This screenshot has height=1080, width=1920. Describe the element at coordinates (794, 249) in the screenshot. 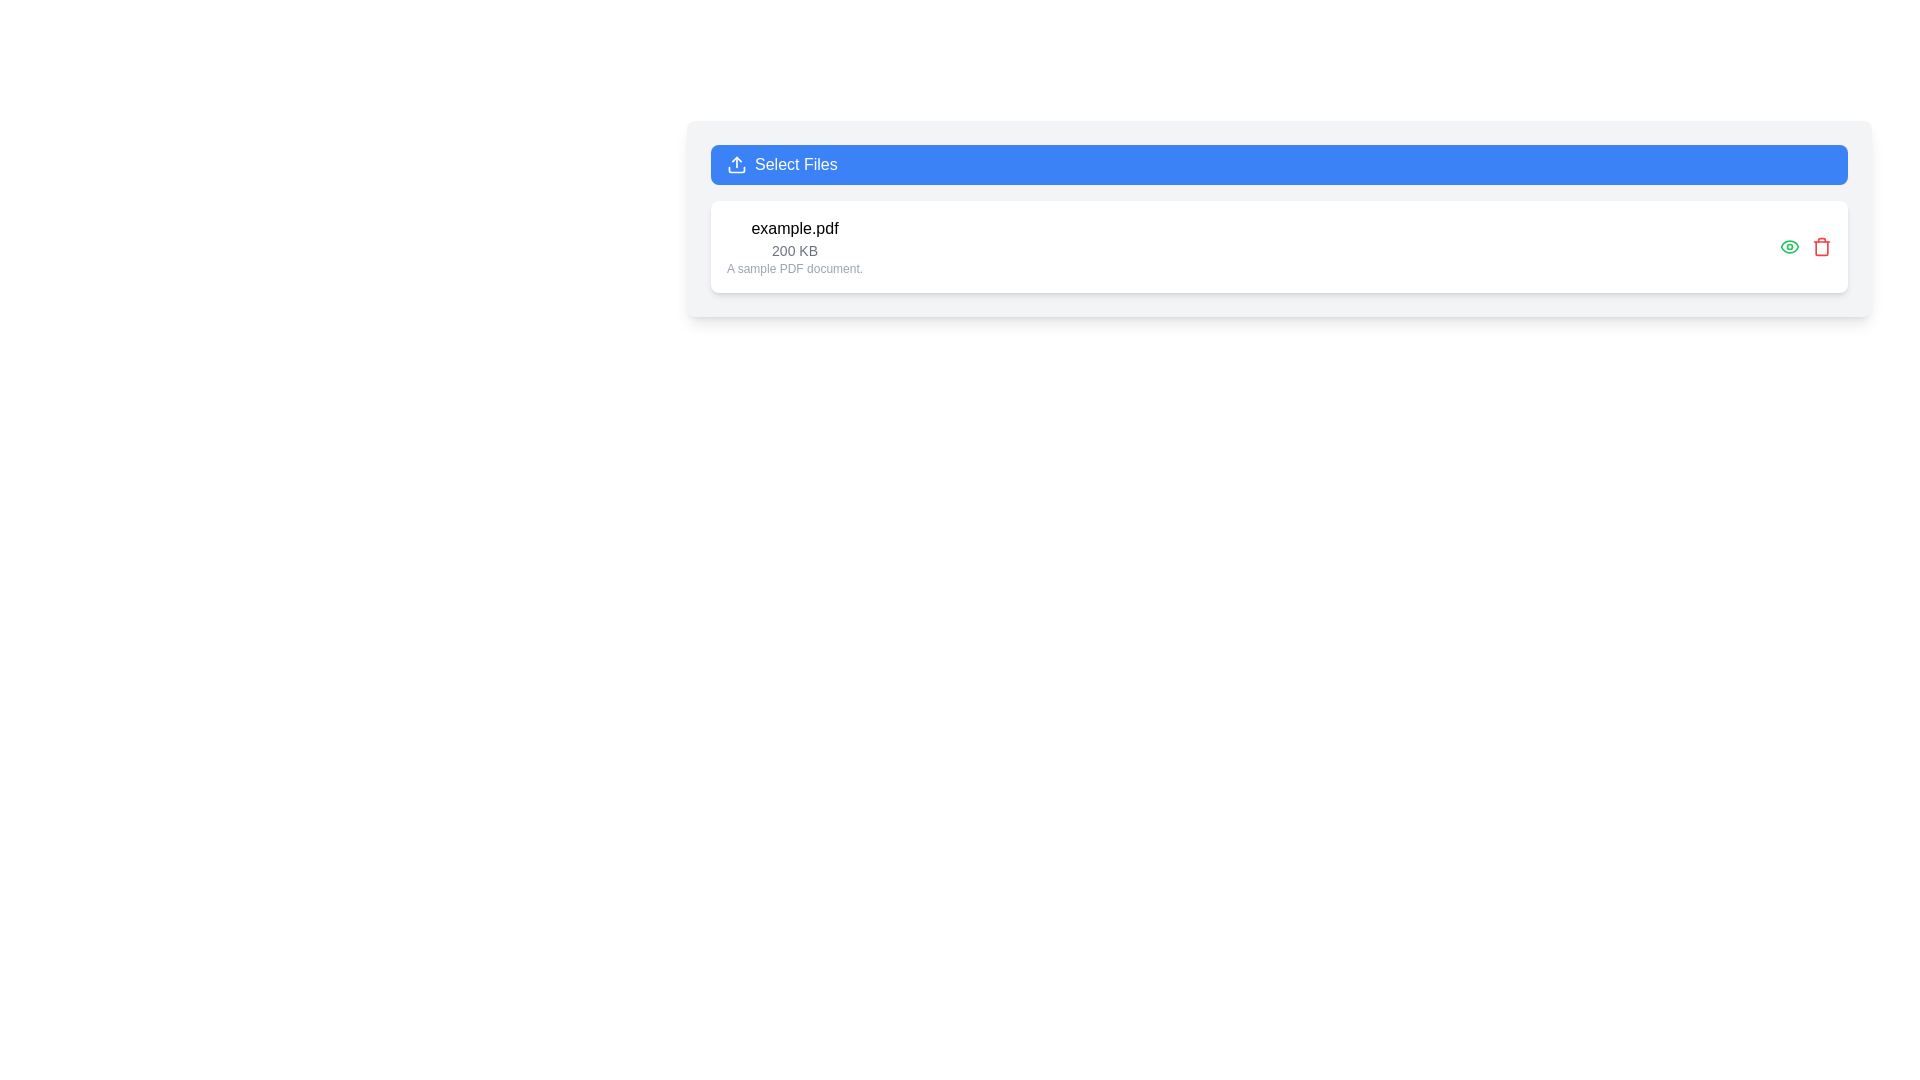

I see `text content of the Text Label displaying '200 KB', which is styled in a small, gray font and located below the file name 'example.pdf' and above the description of the file` at that location.